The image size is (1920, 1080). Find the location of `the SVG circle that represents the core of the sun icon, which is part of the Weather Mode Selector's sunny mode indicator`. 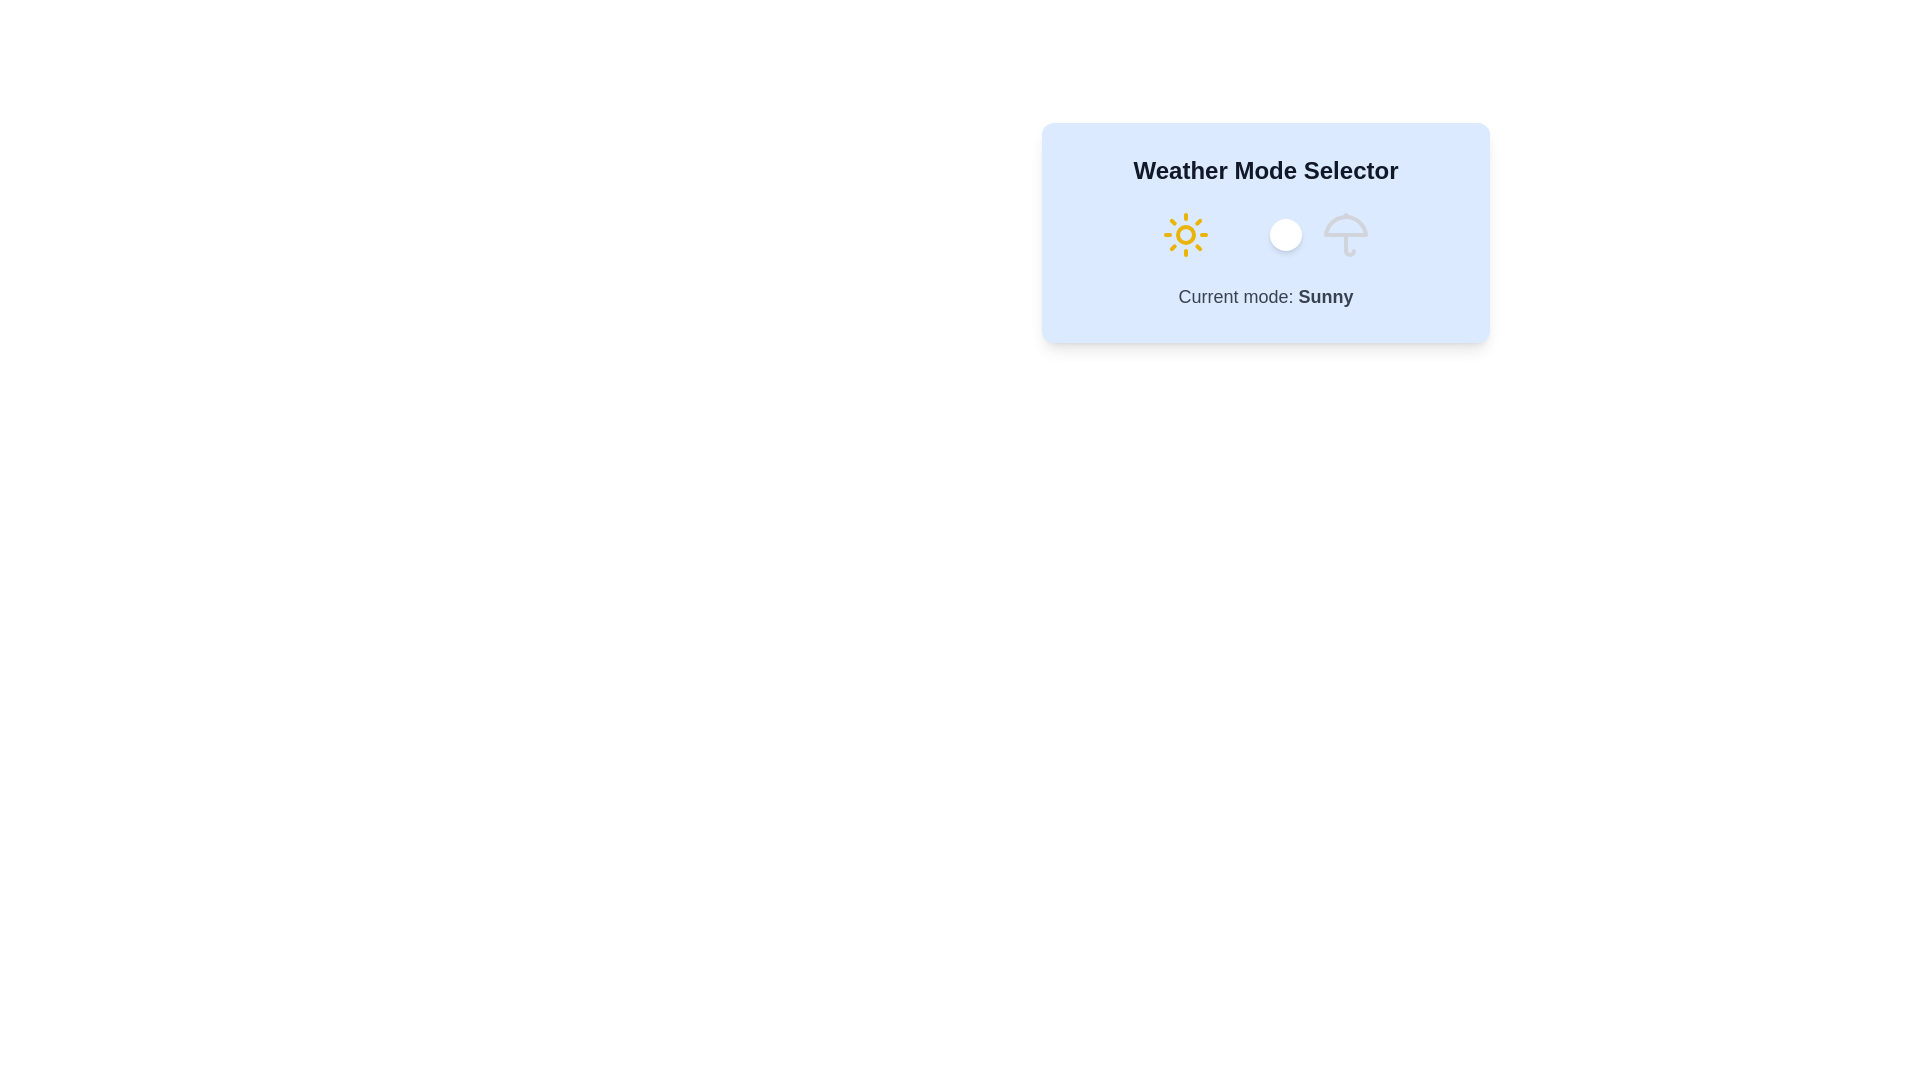

the SVG circle that represents the core of the sun icon, which is part of the Weather Mode Selector's sunny mode indicator is located at coordinates (1185, 234).